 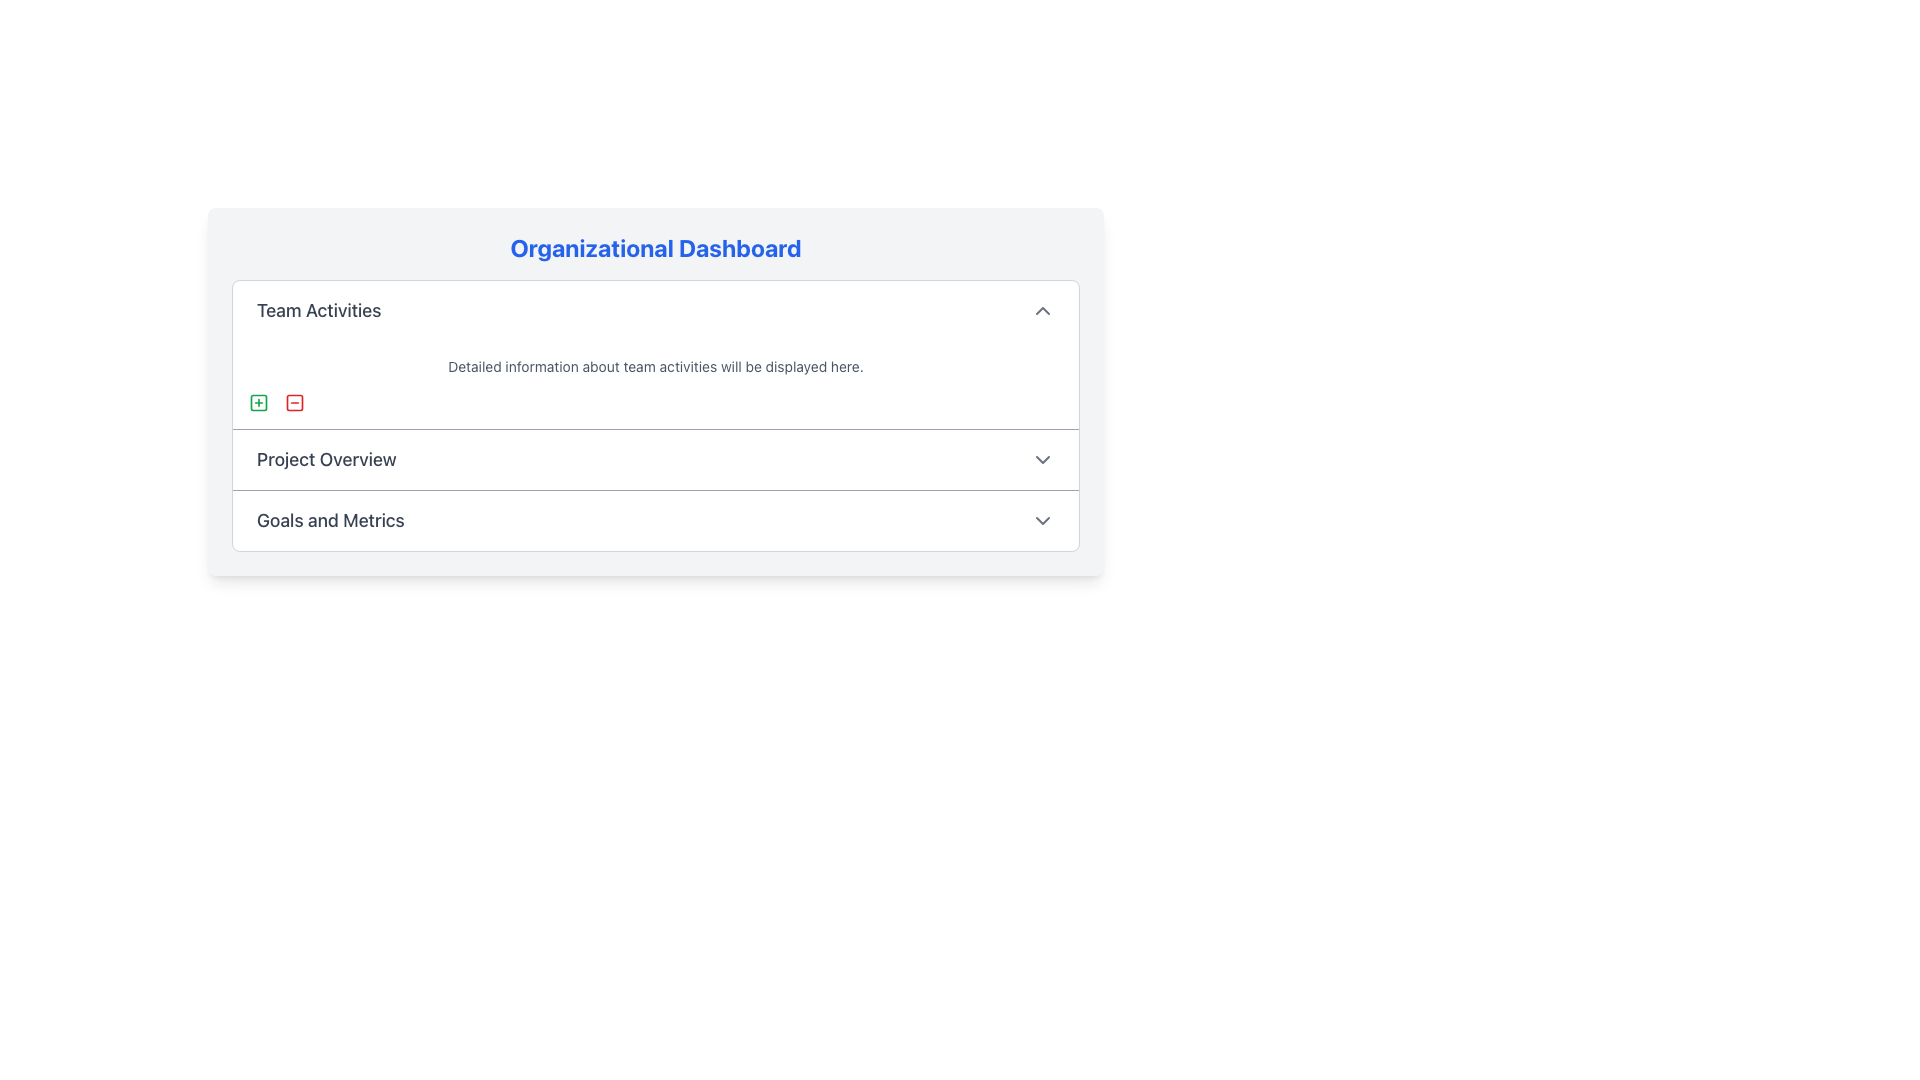 I want to click on the bold, blue-colored text displaying 'Organizational Dashboard' at the top of the panel, so click(x=656, y=246).